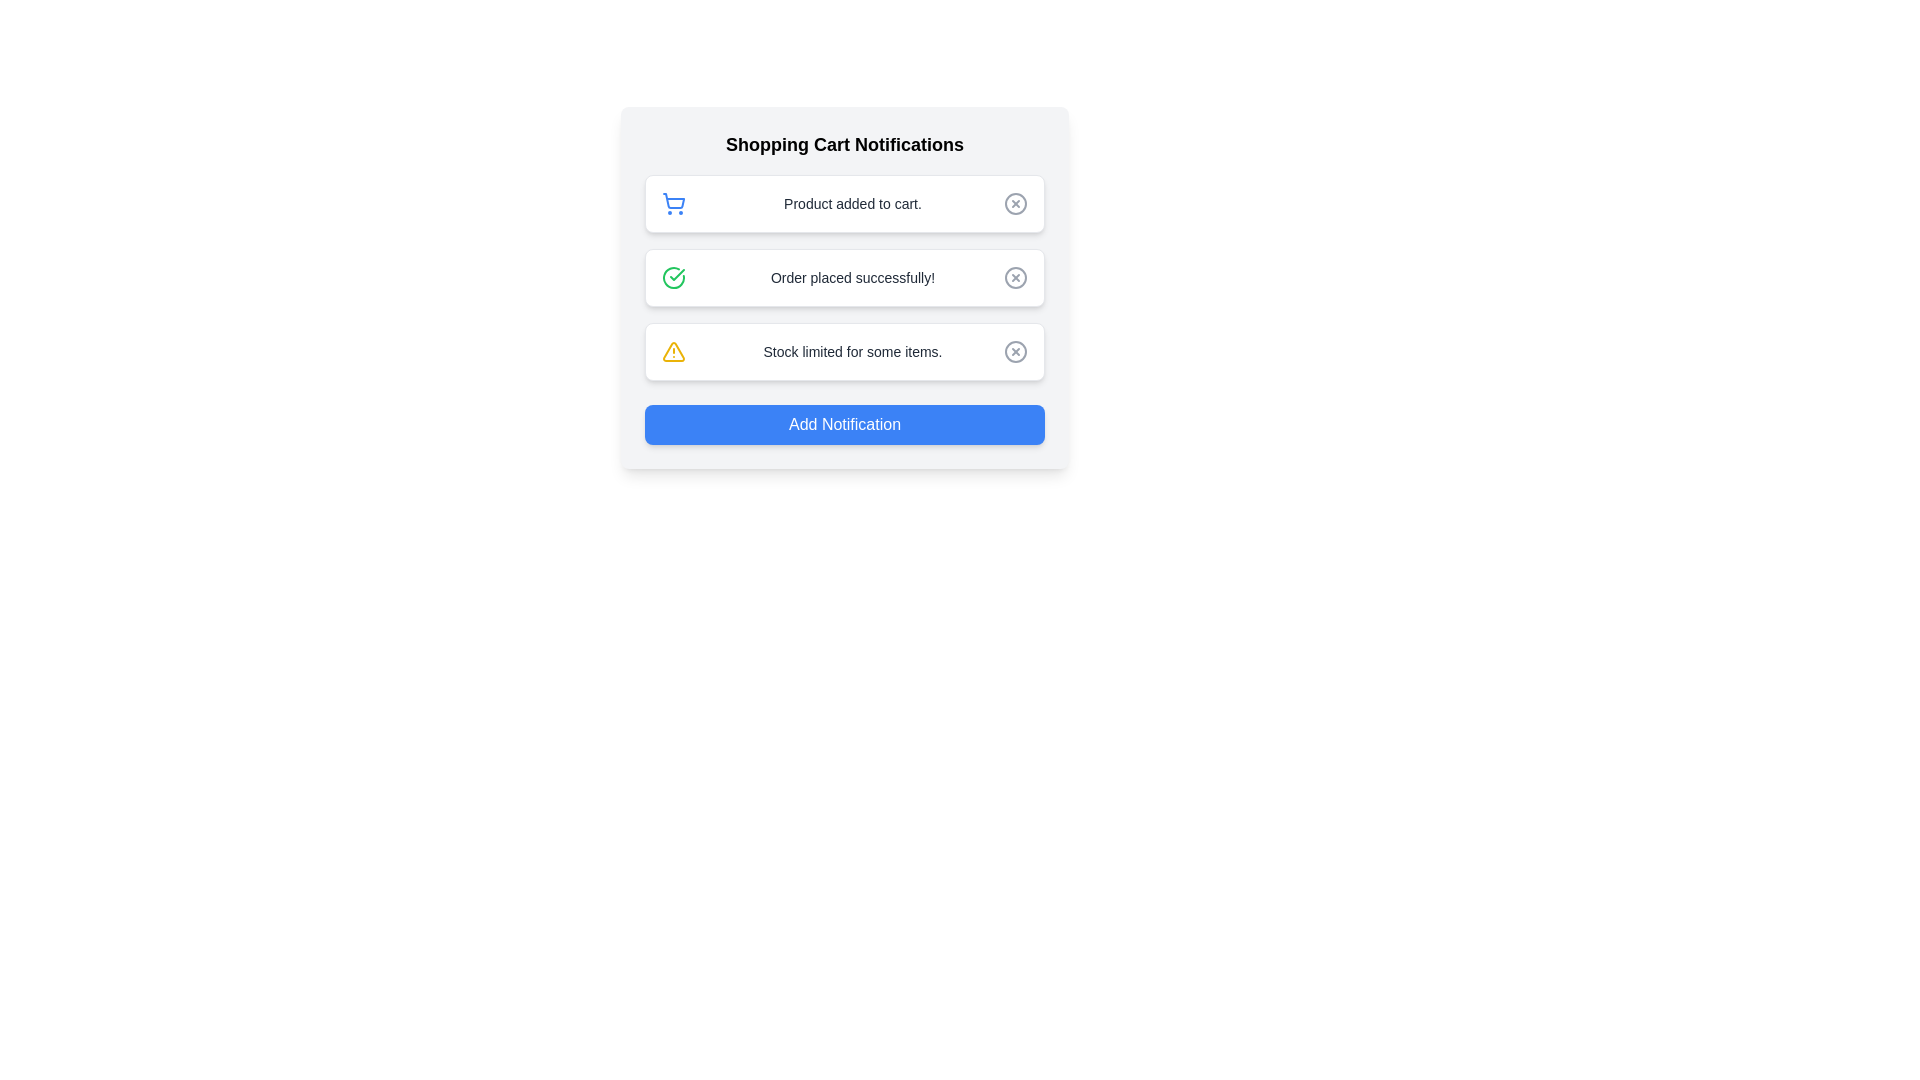  Describe the element at coordinates (674, 201) in the screenshot. I see `the shopping cart icon located in the topmost notification card under 'Shopping Cart Notifications', positioned to the left of the text 'Product added to cart'` at that location.